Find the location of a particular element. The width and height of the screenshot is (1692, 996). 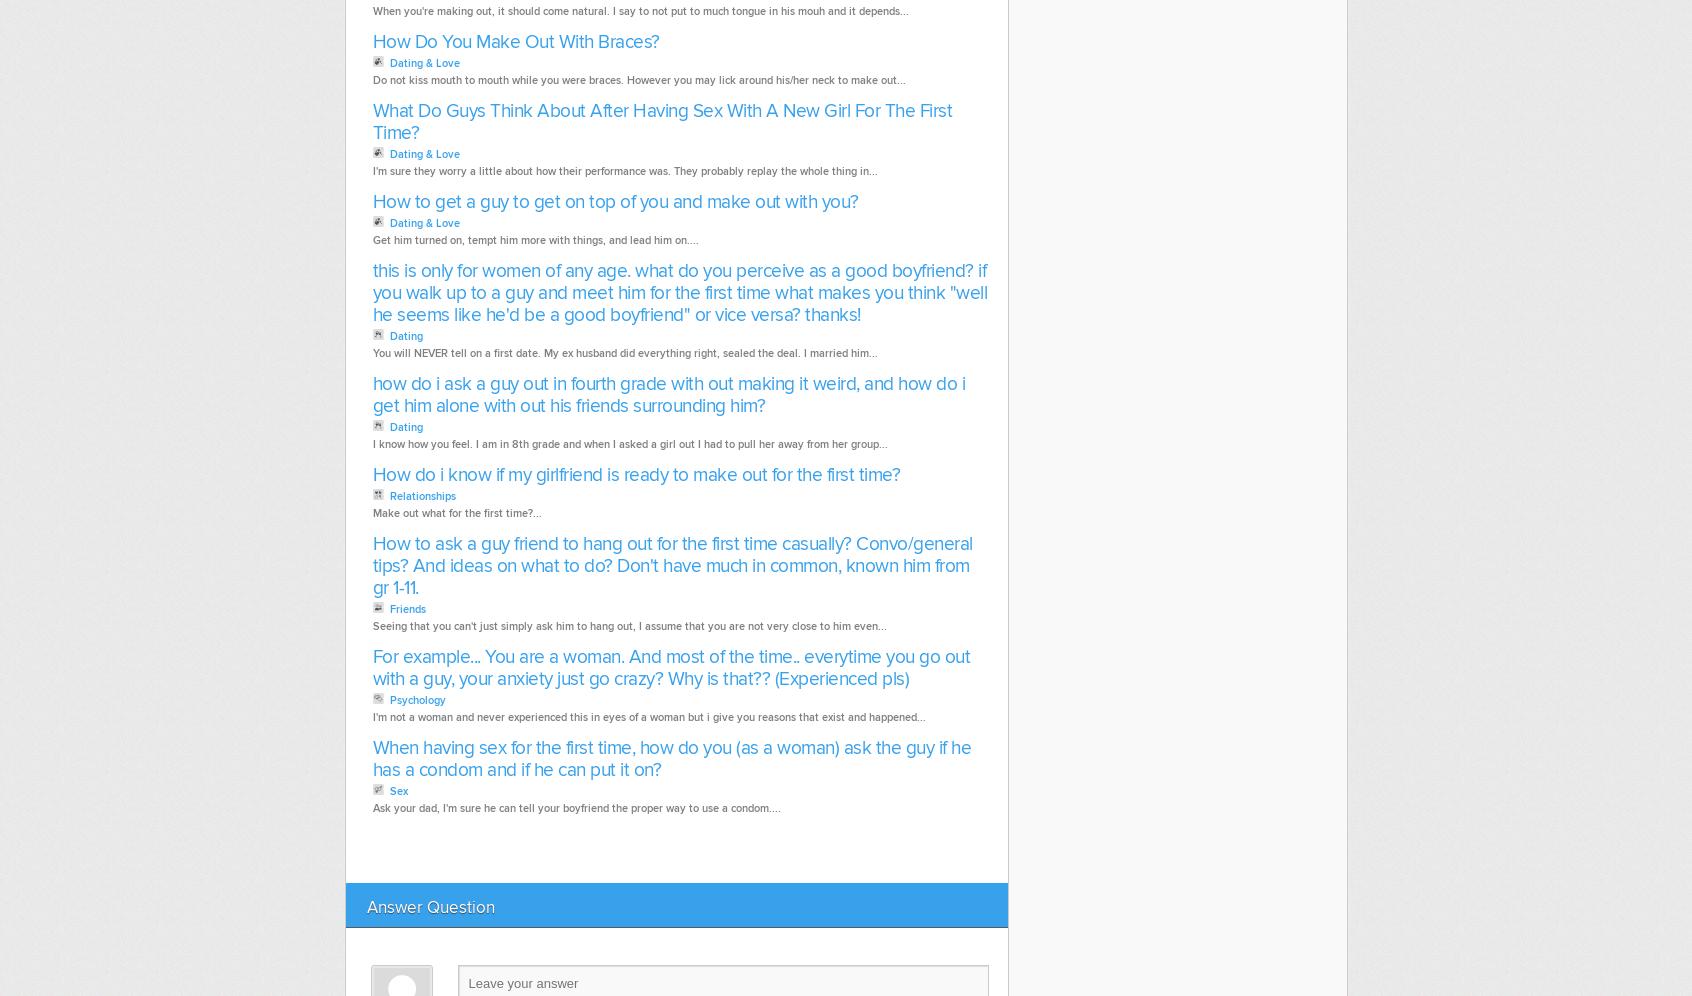

'Answer Question' is located at coordinates (428, 905).